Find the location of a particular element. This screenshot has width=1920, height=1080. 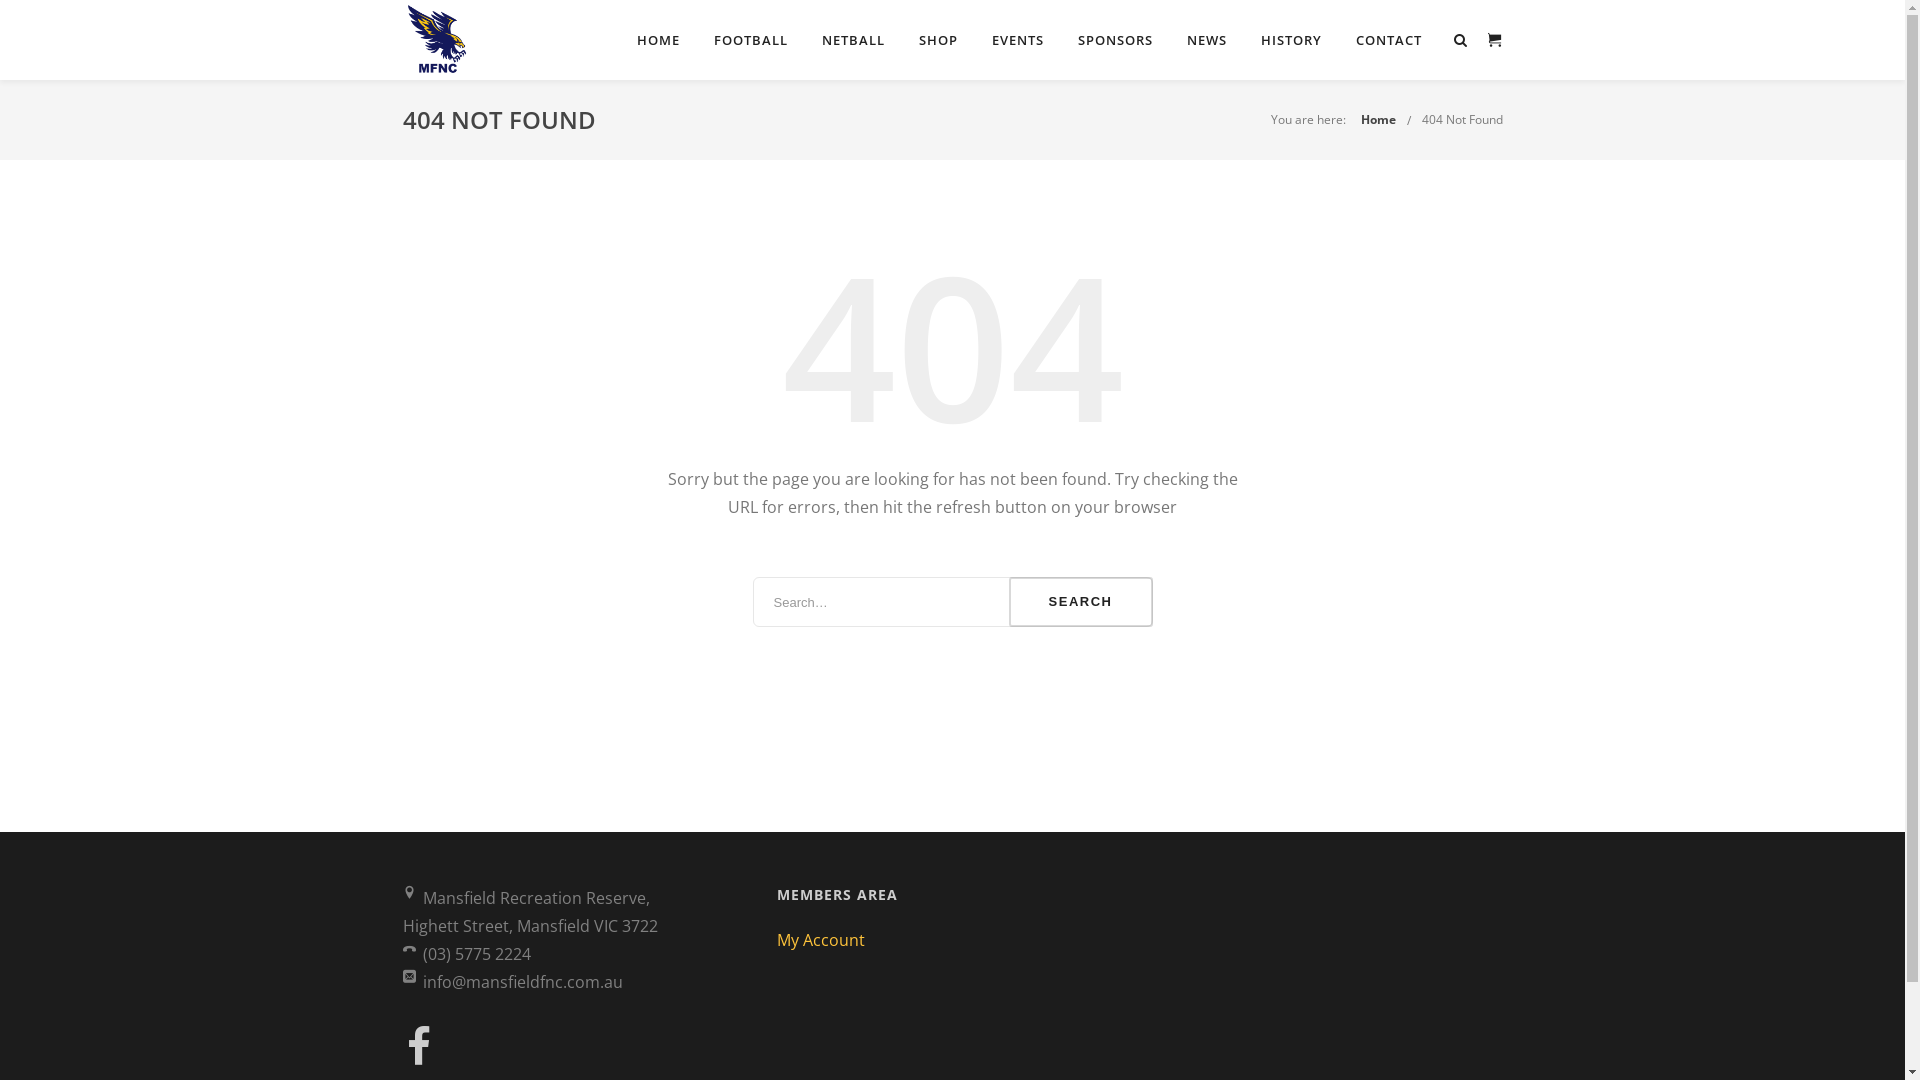

'SHOP' is located at coordinates (905, 39).